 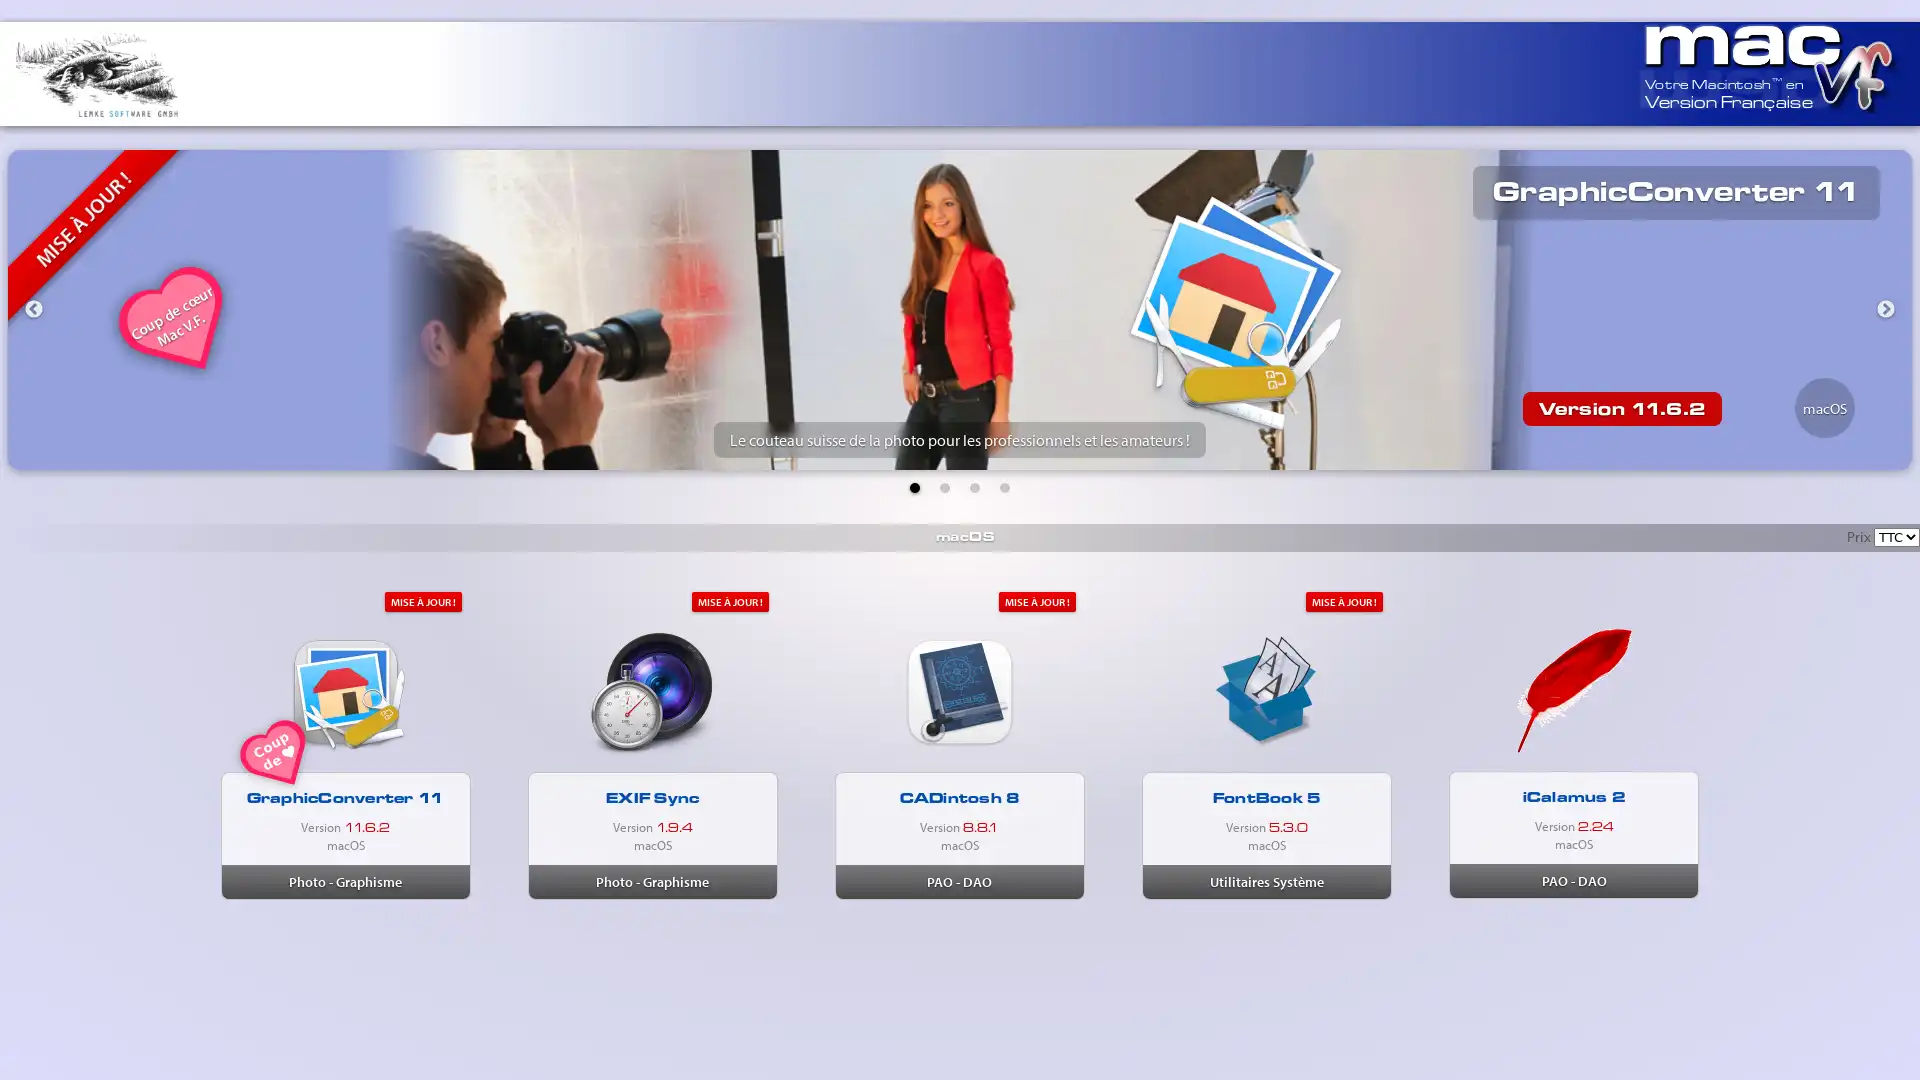 I want to click on Previous, so click(x=33, y=309).